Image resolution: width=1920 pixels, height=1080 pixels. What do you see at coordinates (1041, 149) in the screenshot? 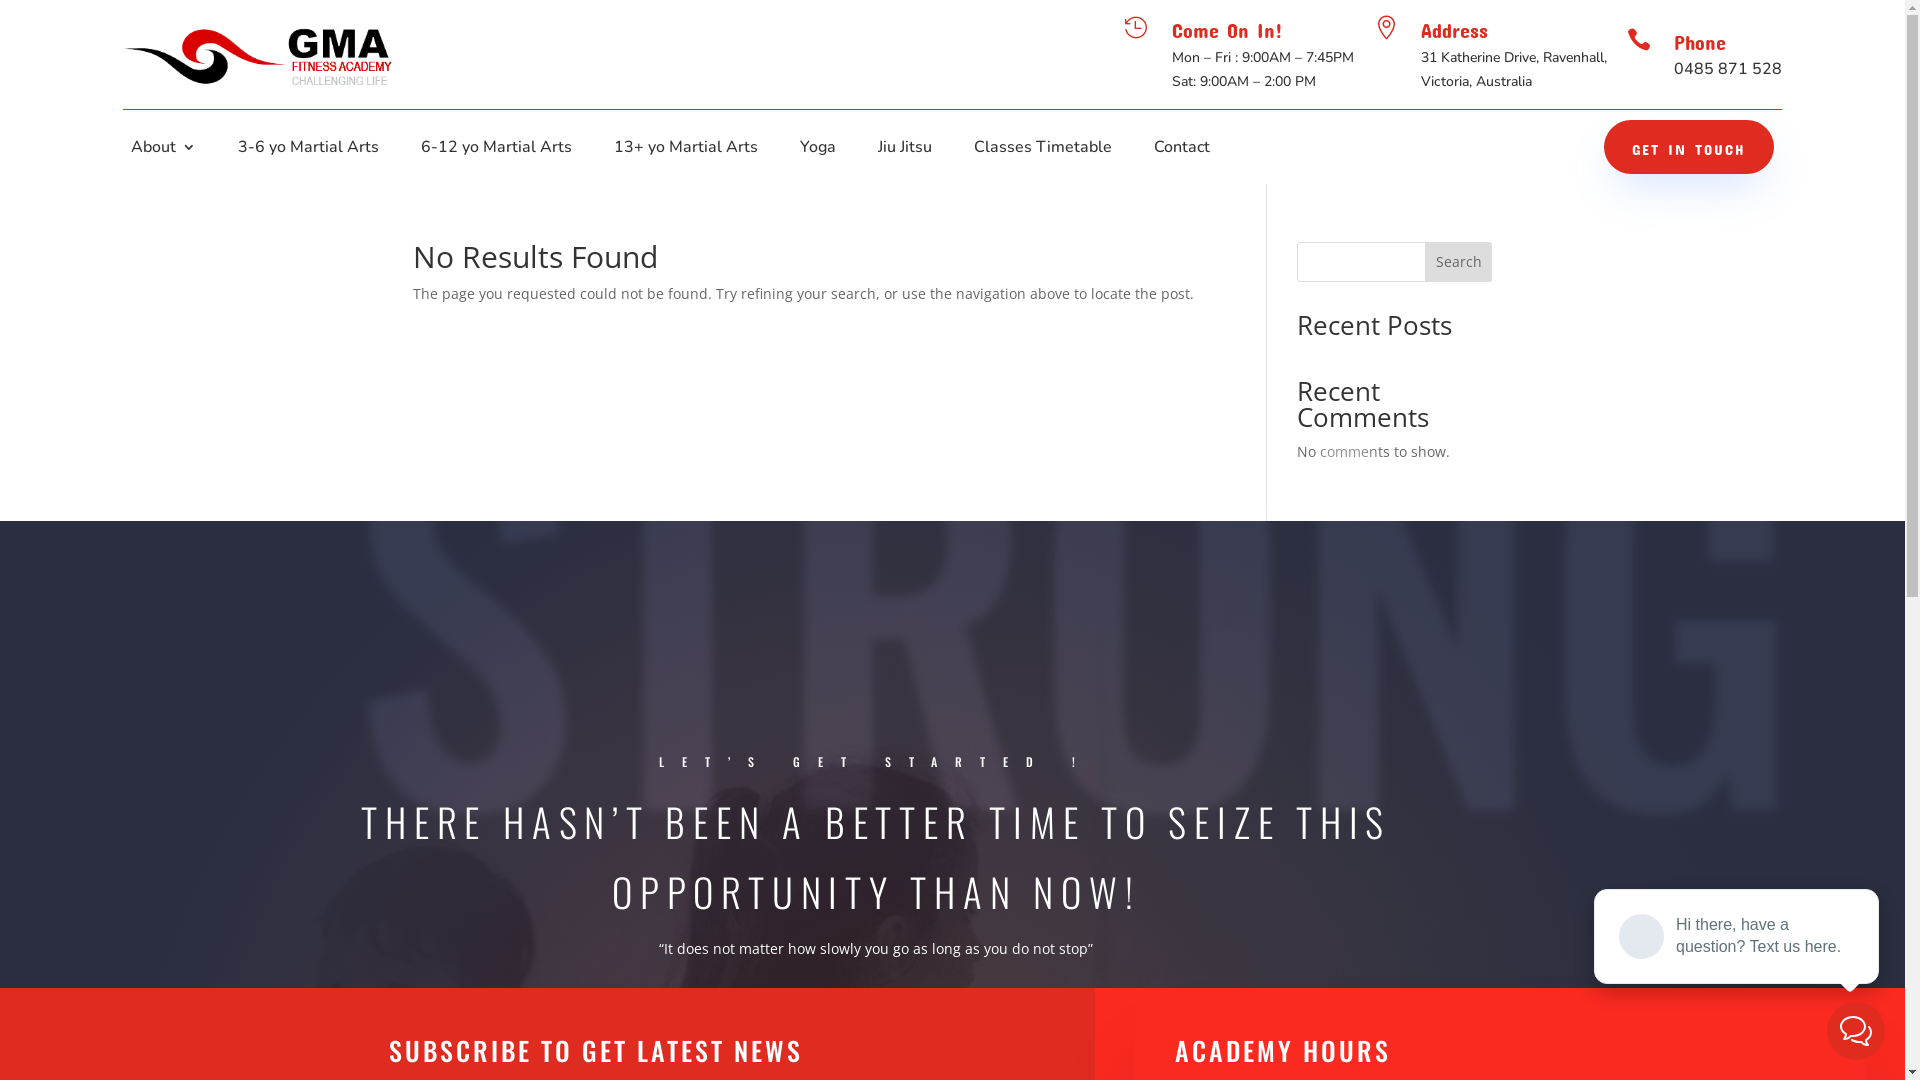
I see `'Classes Timetable'` at bounding box center [1041, 149].